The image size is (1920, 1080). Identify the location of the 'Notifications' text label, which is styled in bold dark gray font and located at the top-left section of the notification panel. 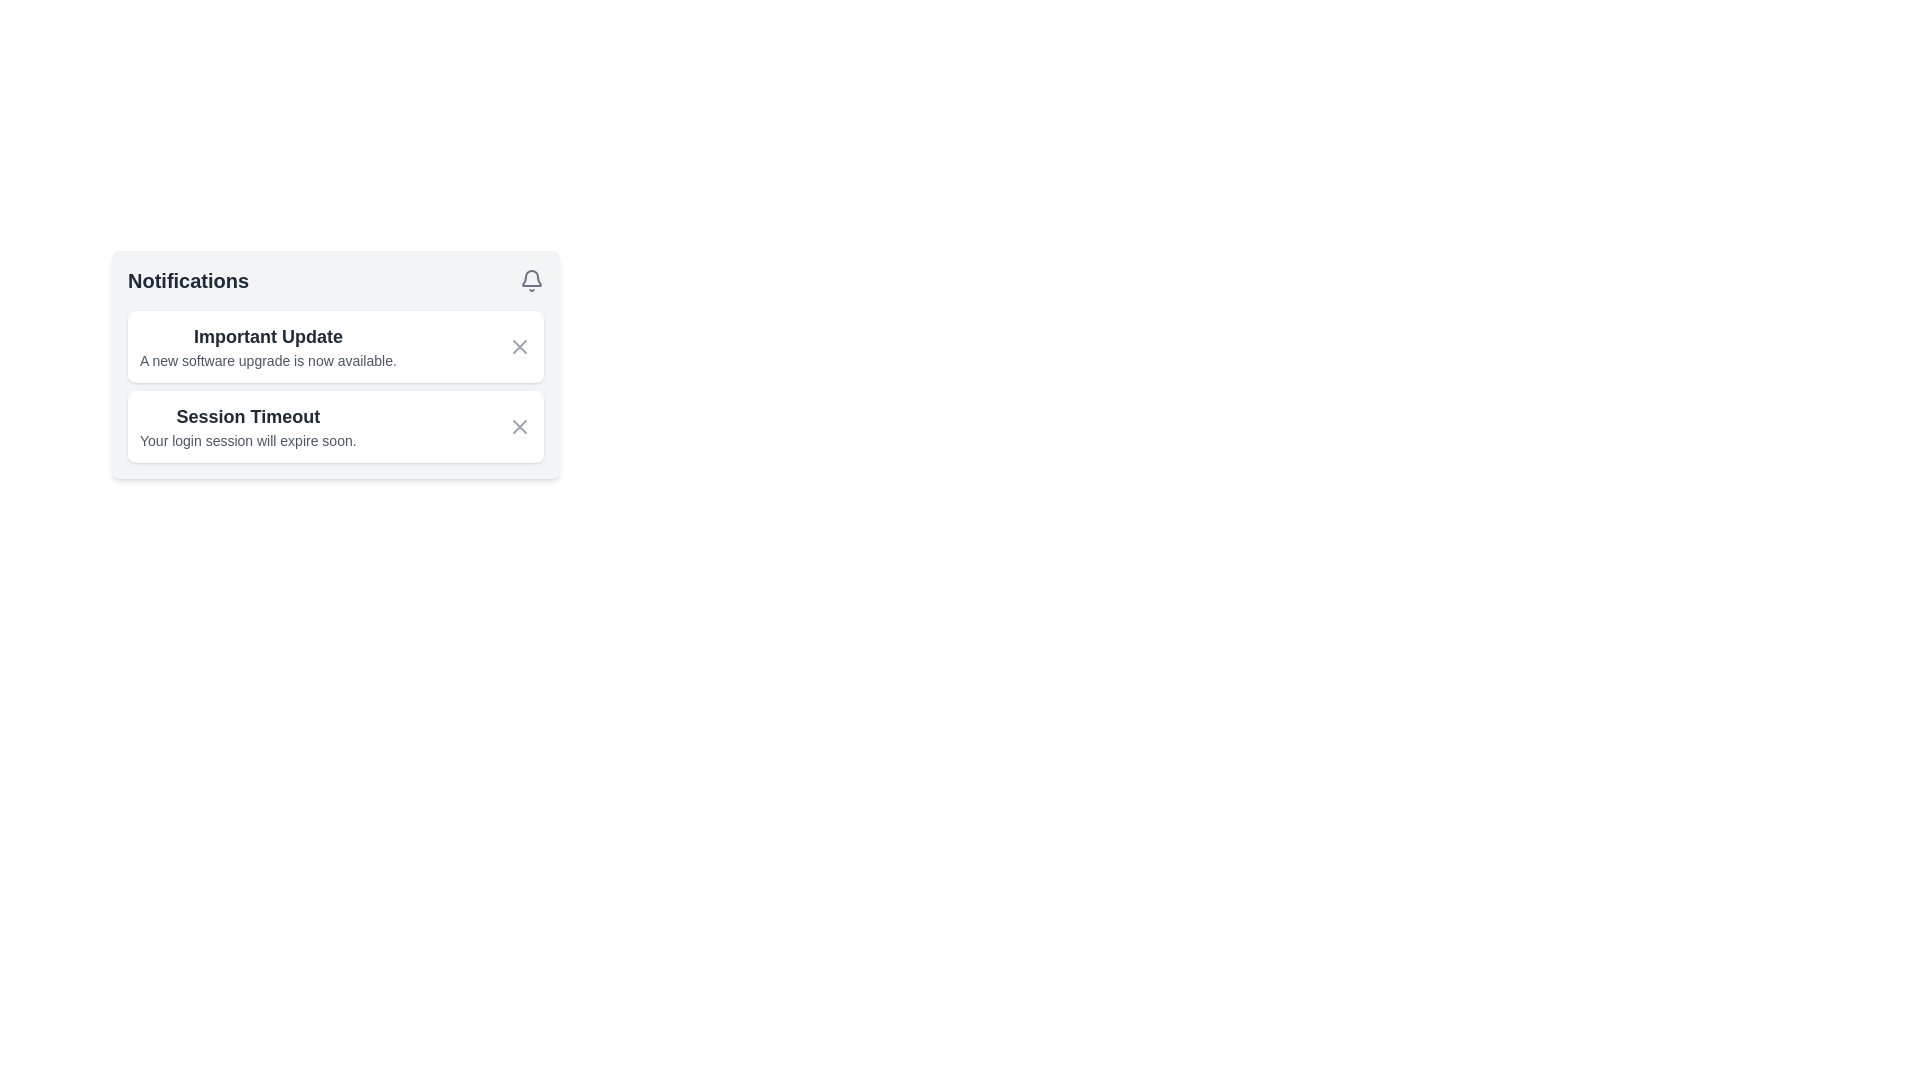
(188, 281).